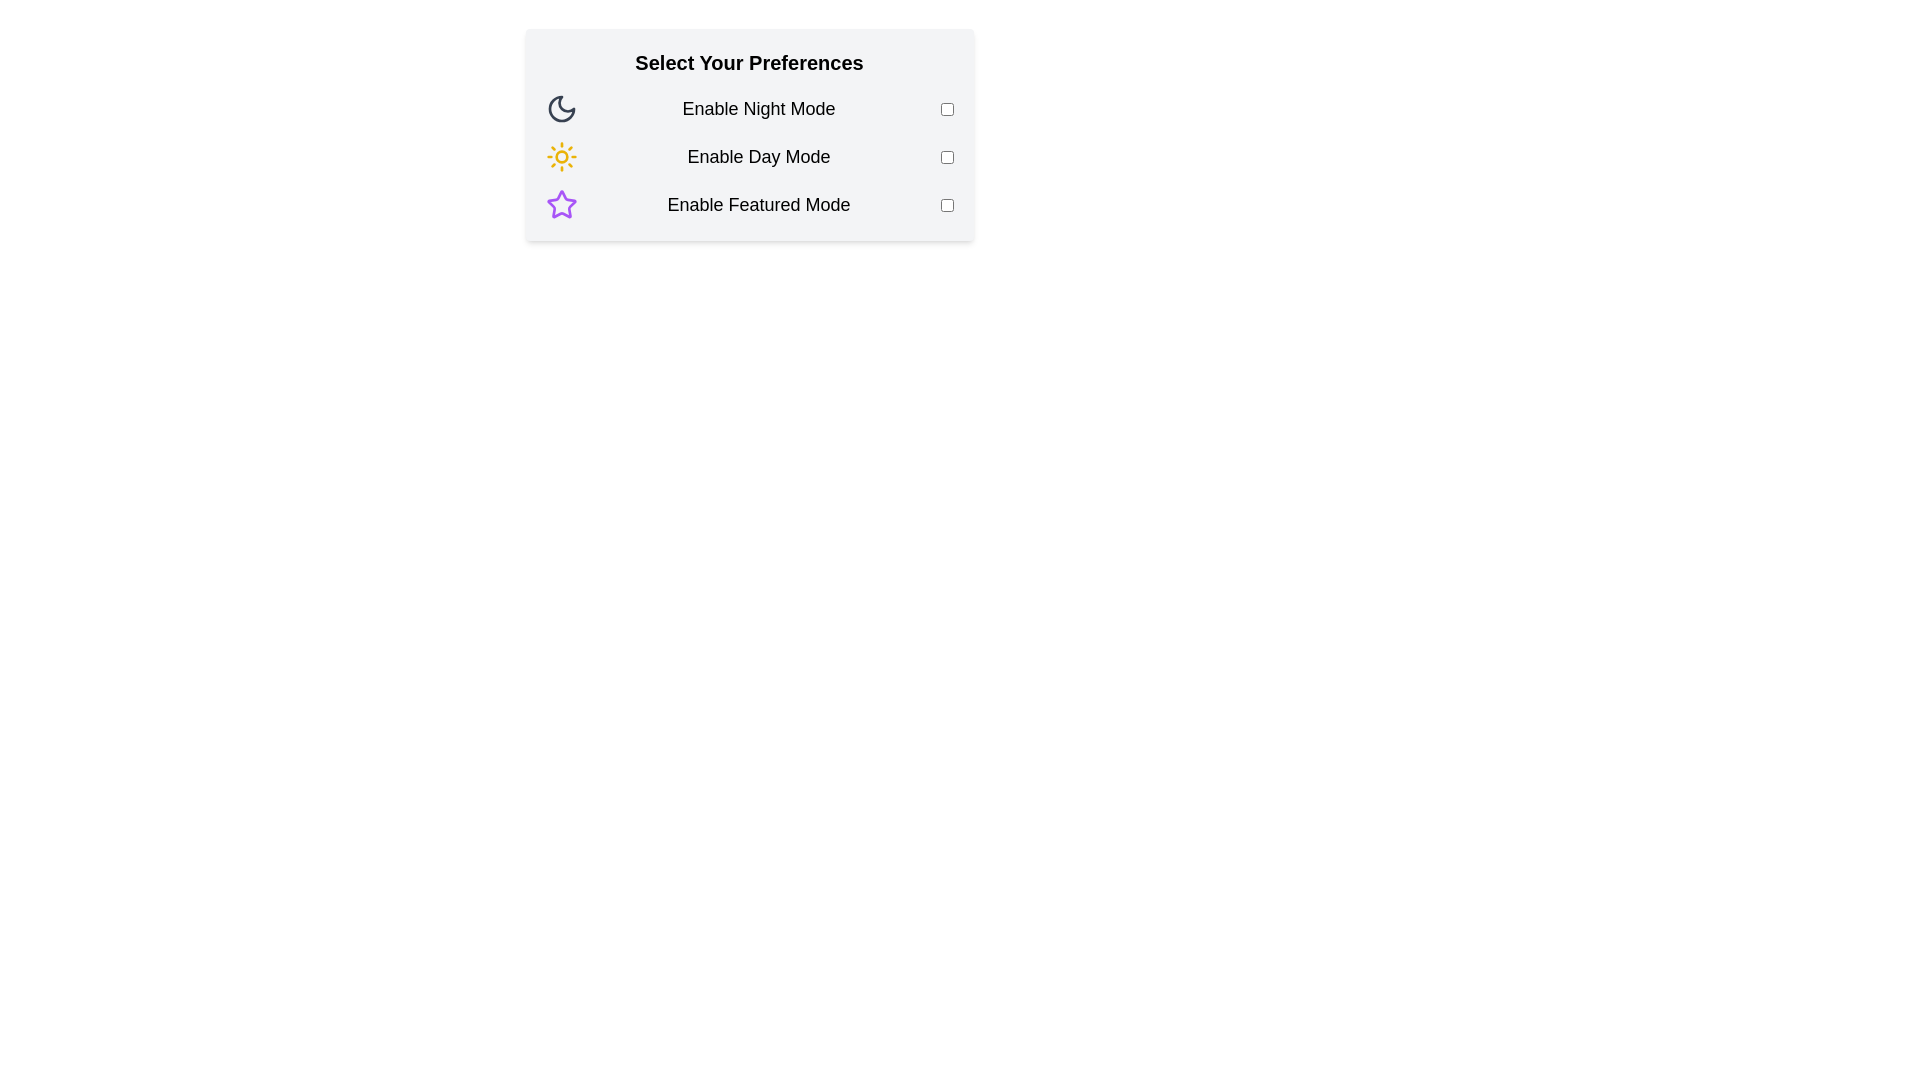  What do you see at coordinates (945, 108) in the screenshot?
I see `the Checkbox Toggle element located to the right of the 'Enable Night Mode' label` at bounding box center [945, 108].